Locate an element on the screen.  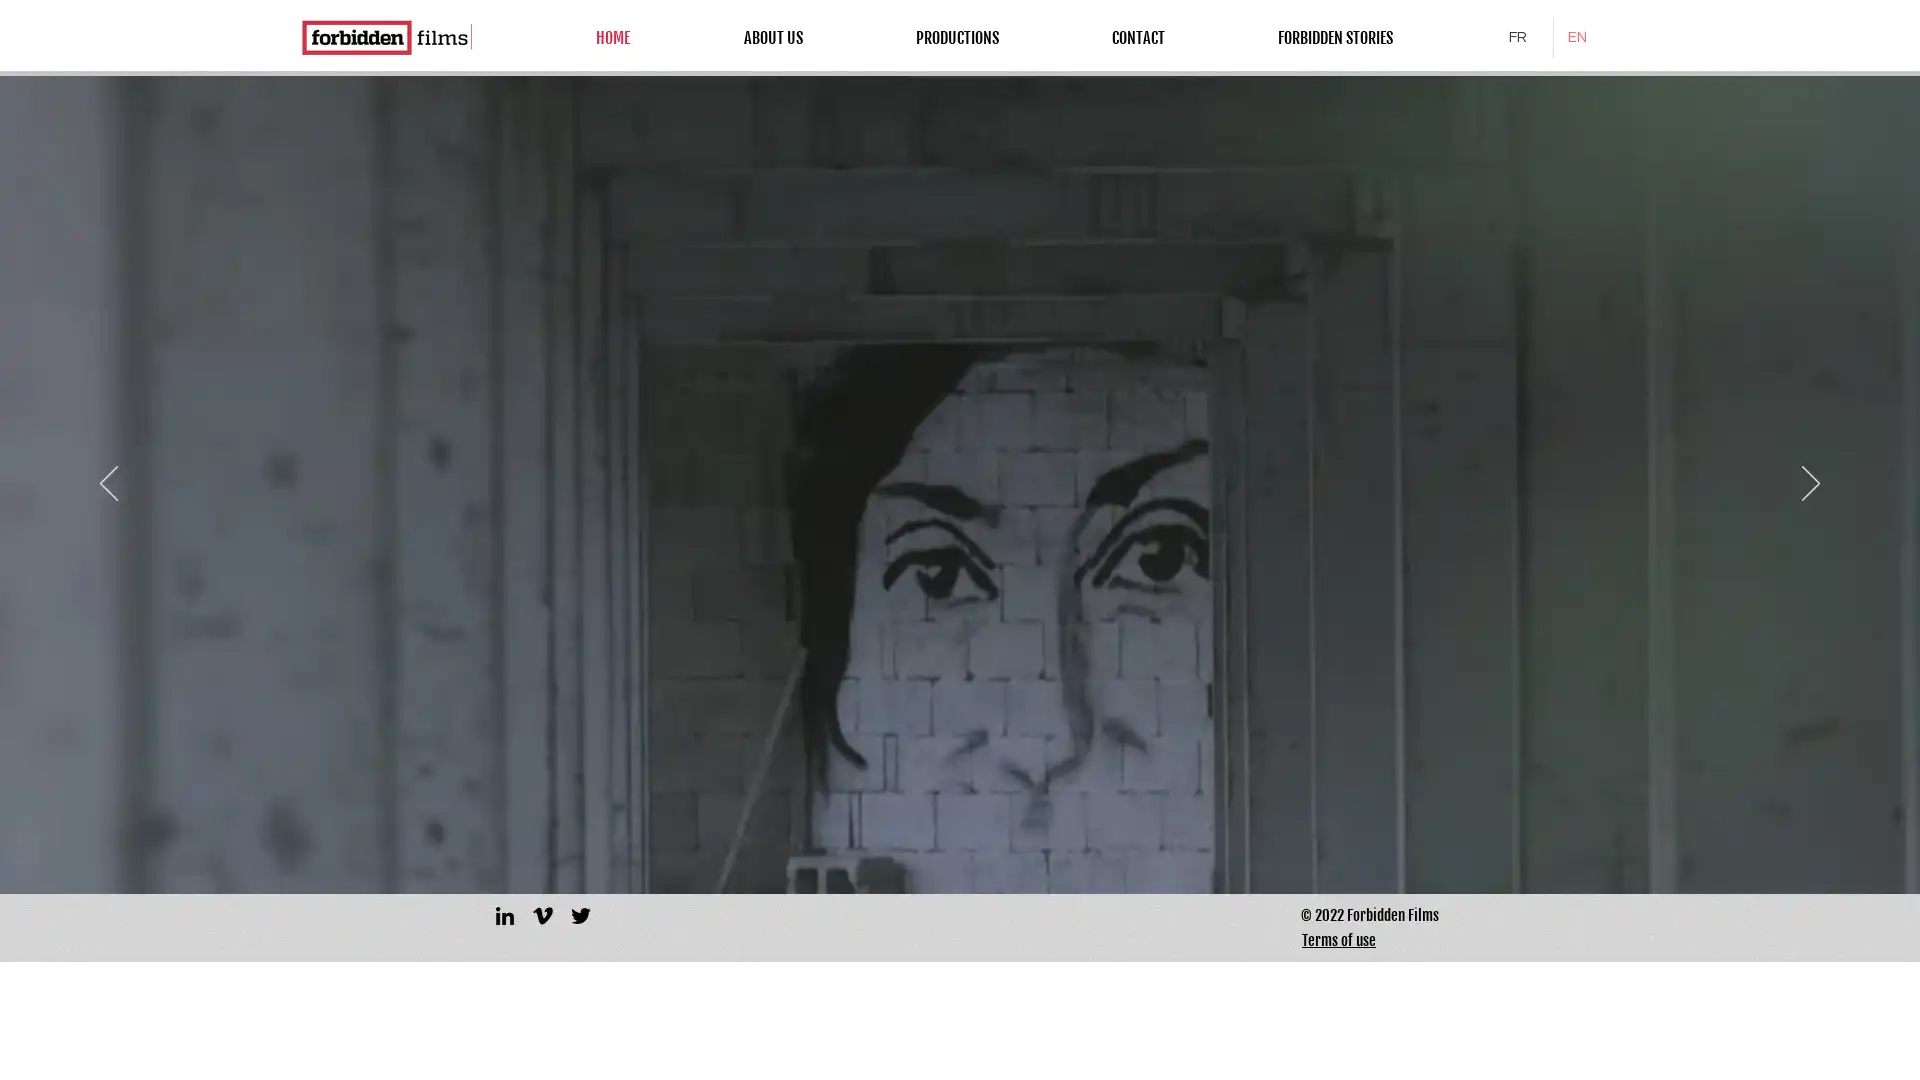
Next is located at coordinates (1810, 484).